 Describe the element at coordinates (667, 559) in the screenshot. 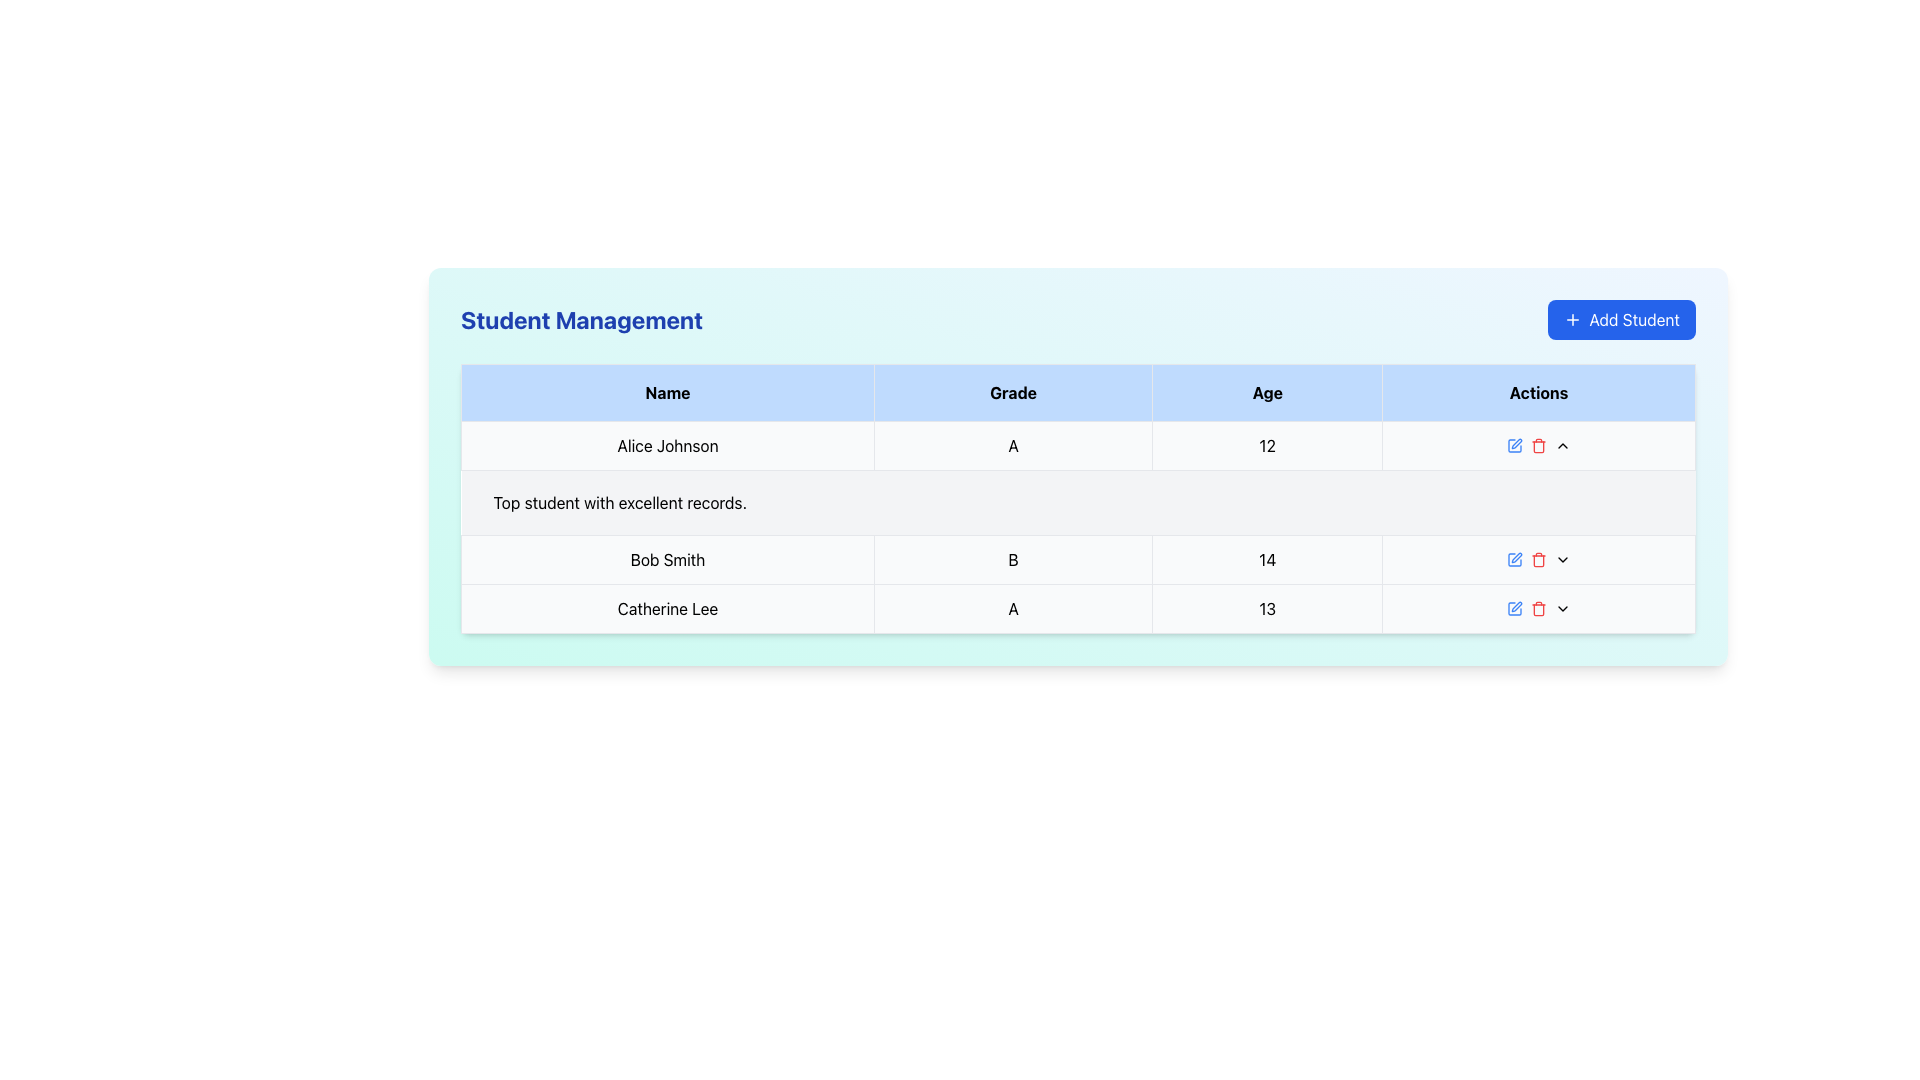

I see `text element displaying 'Bob Smith' in bold black font located in the first column of the second row of the data table` at that location.